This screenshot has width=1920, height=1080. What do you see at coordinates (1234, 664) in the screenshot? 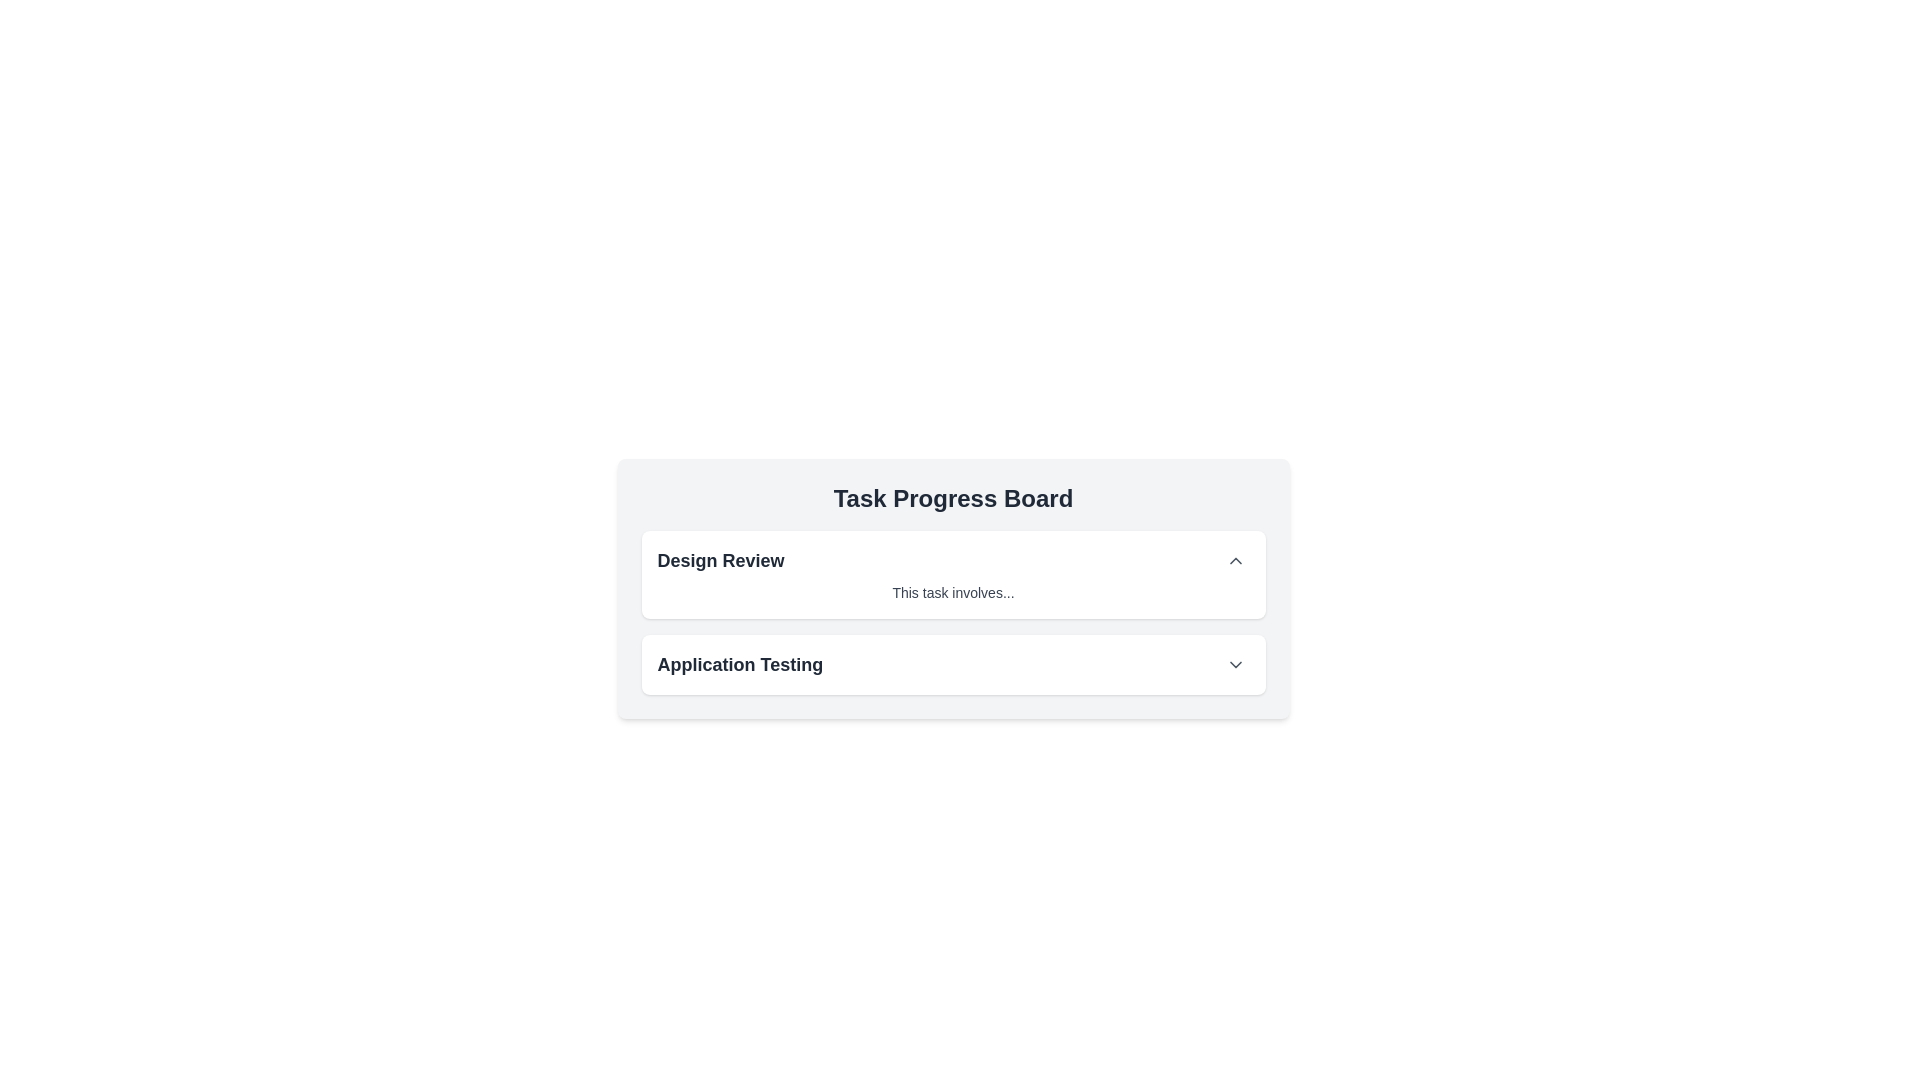
I see `the chevron-down icon button located at the far right of the 'Application Testing' section` at bounding box center [1234, 664].